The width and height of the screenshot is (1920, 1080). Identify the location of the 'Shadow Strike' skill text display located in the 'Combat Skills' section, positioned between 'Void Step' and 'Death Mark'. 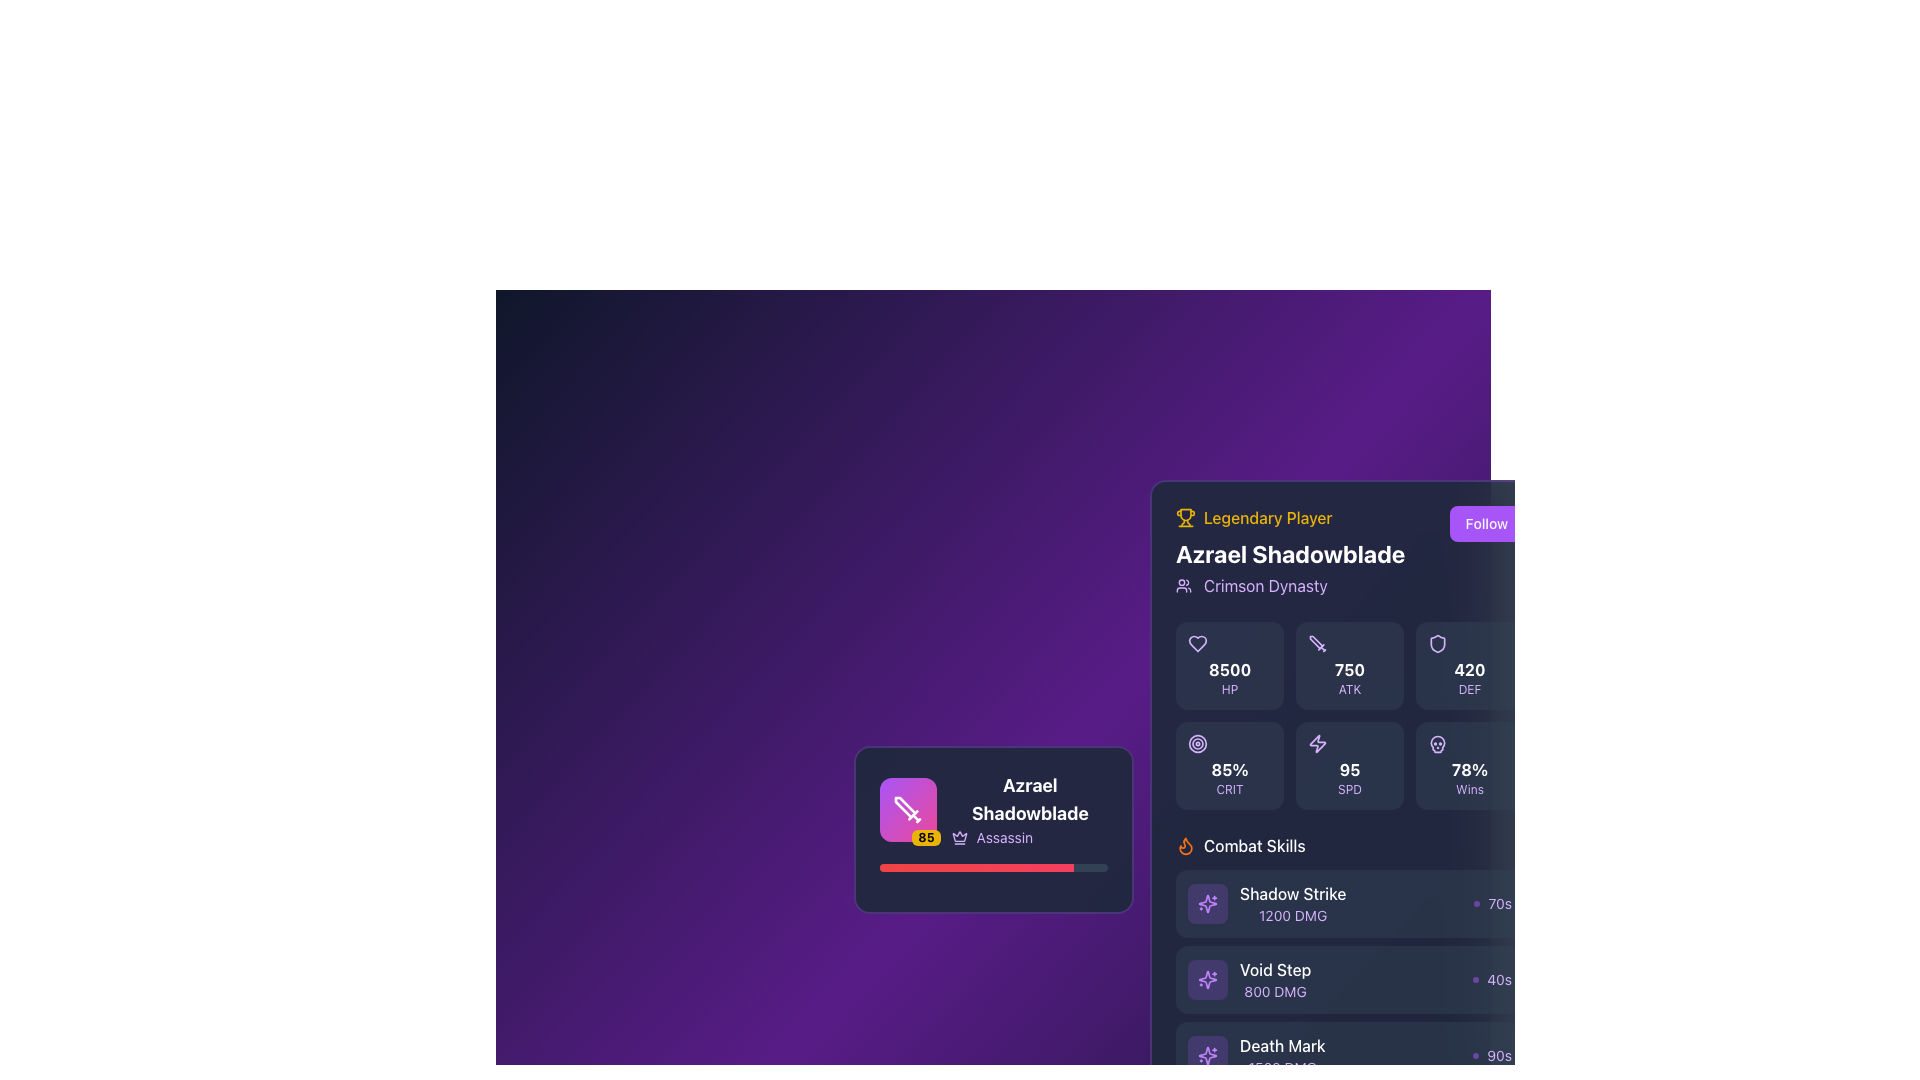
(1292, 903).